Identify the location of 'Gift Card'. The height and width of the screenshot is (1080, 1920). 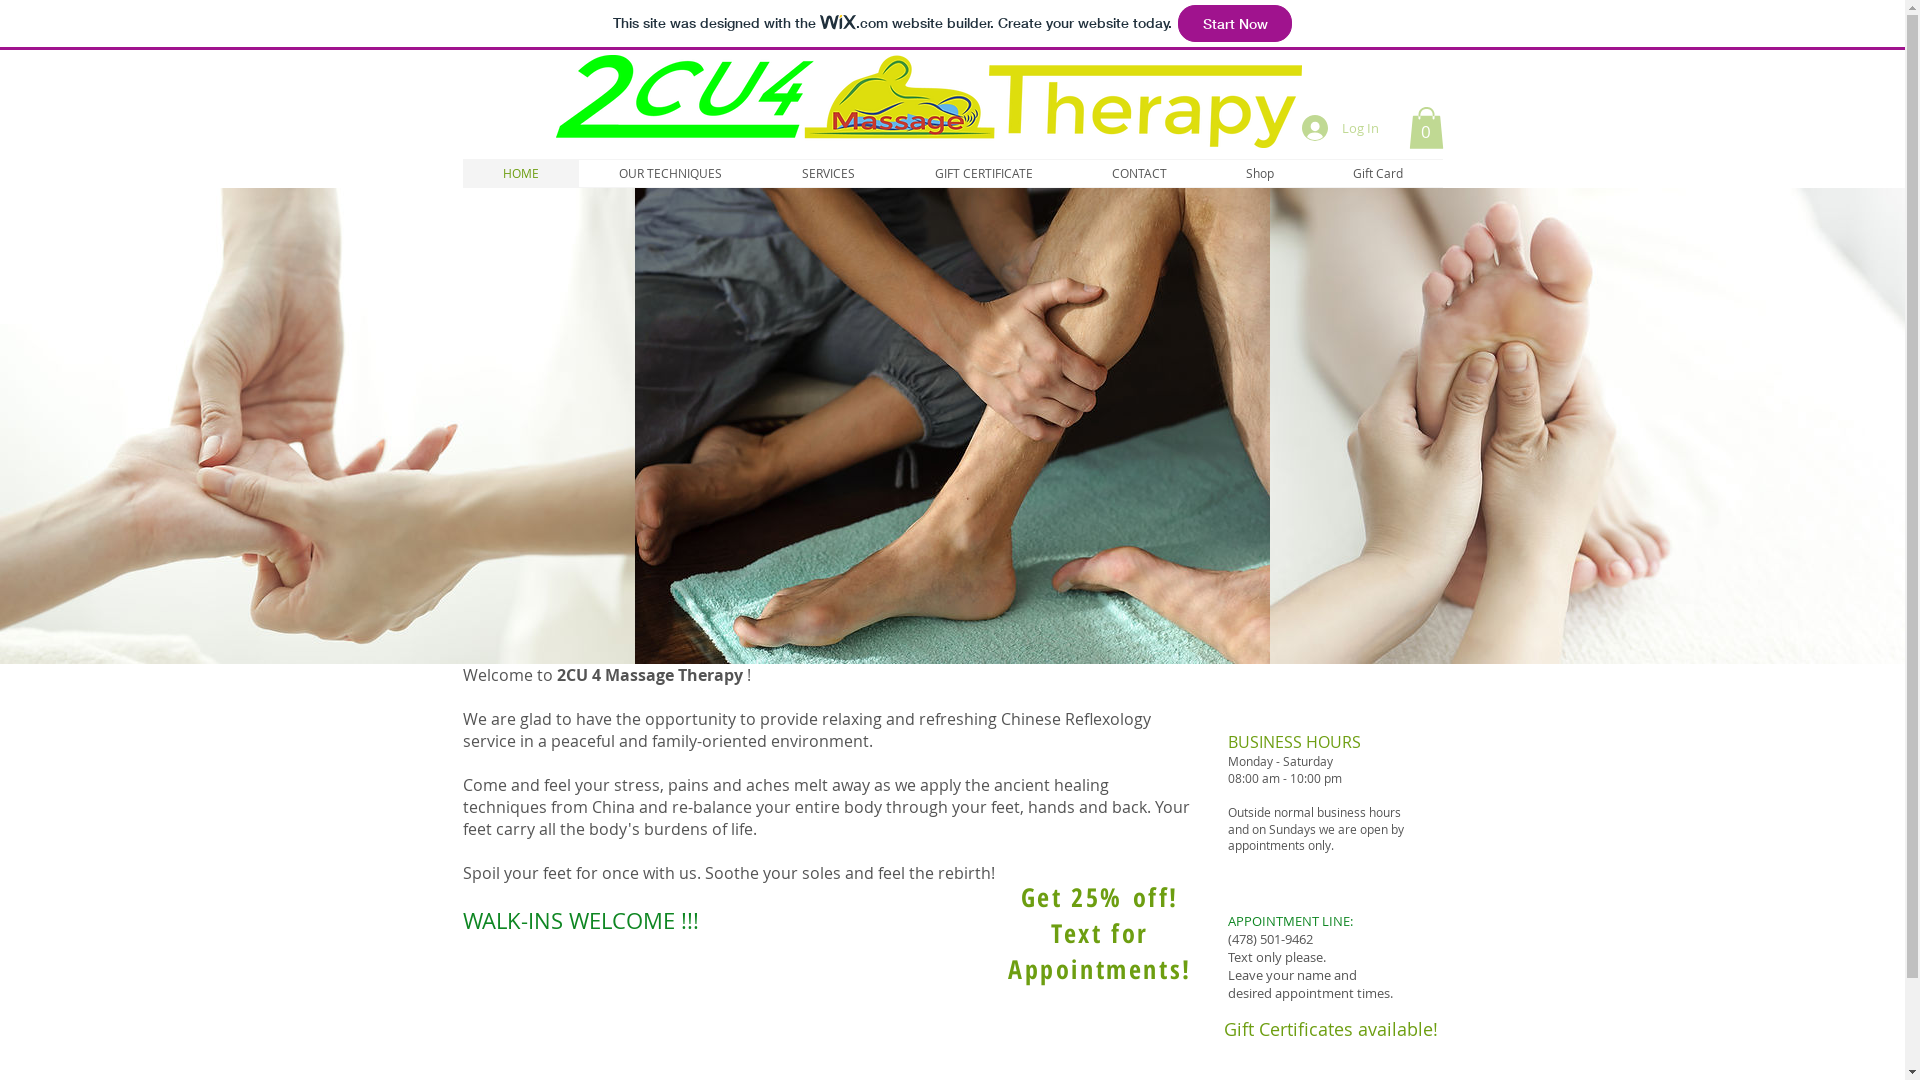
(1377, 172).